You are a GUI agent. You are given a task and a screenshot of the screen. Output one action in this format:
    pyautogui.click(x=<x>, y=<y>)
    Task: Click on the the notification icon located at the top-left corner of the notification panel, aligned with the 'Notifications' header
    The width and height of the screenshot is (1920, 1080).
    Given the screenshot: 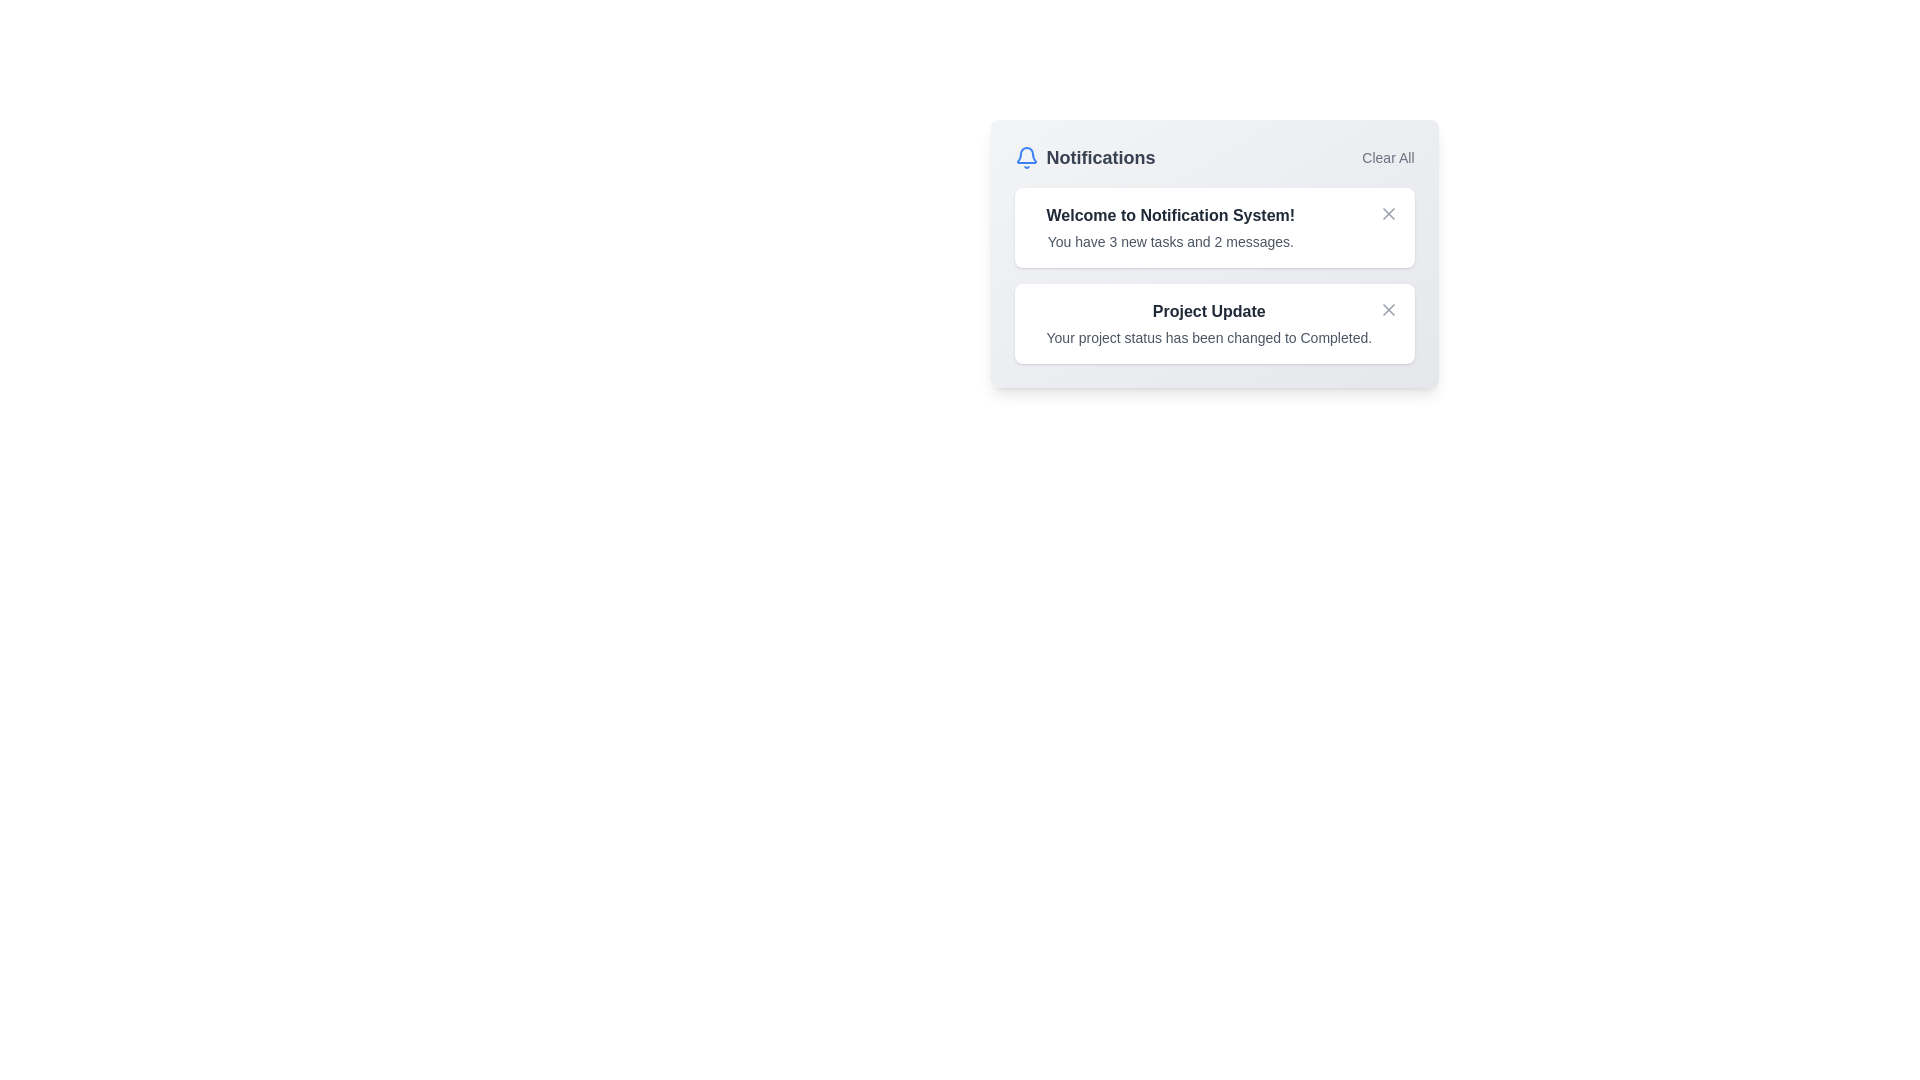 What is the action you would take?
    pyautogui.click(x=1026, y=157)
    